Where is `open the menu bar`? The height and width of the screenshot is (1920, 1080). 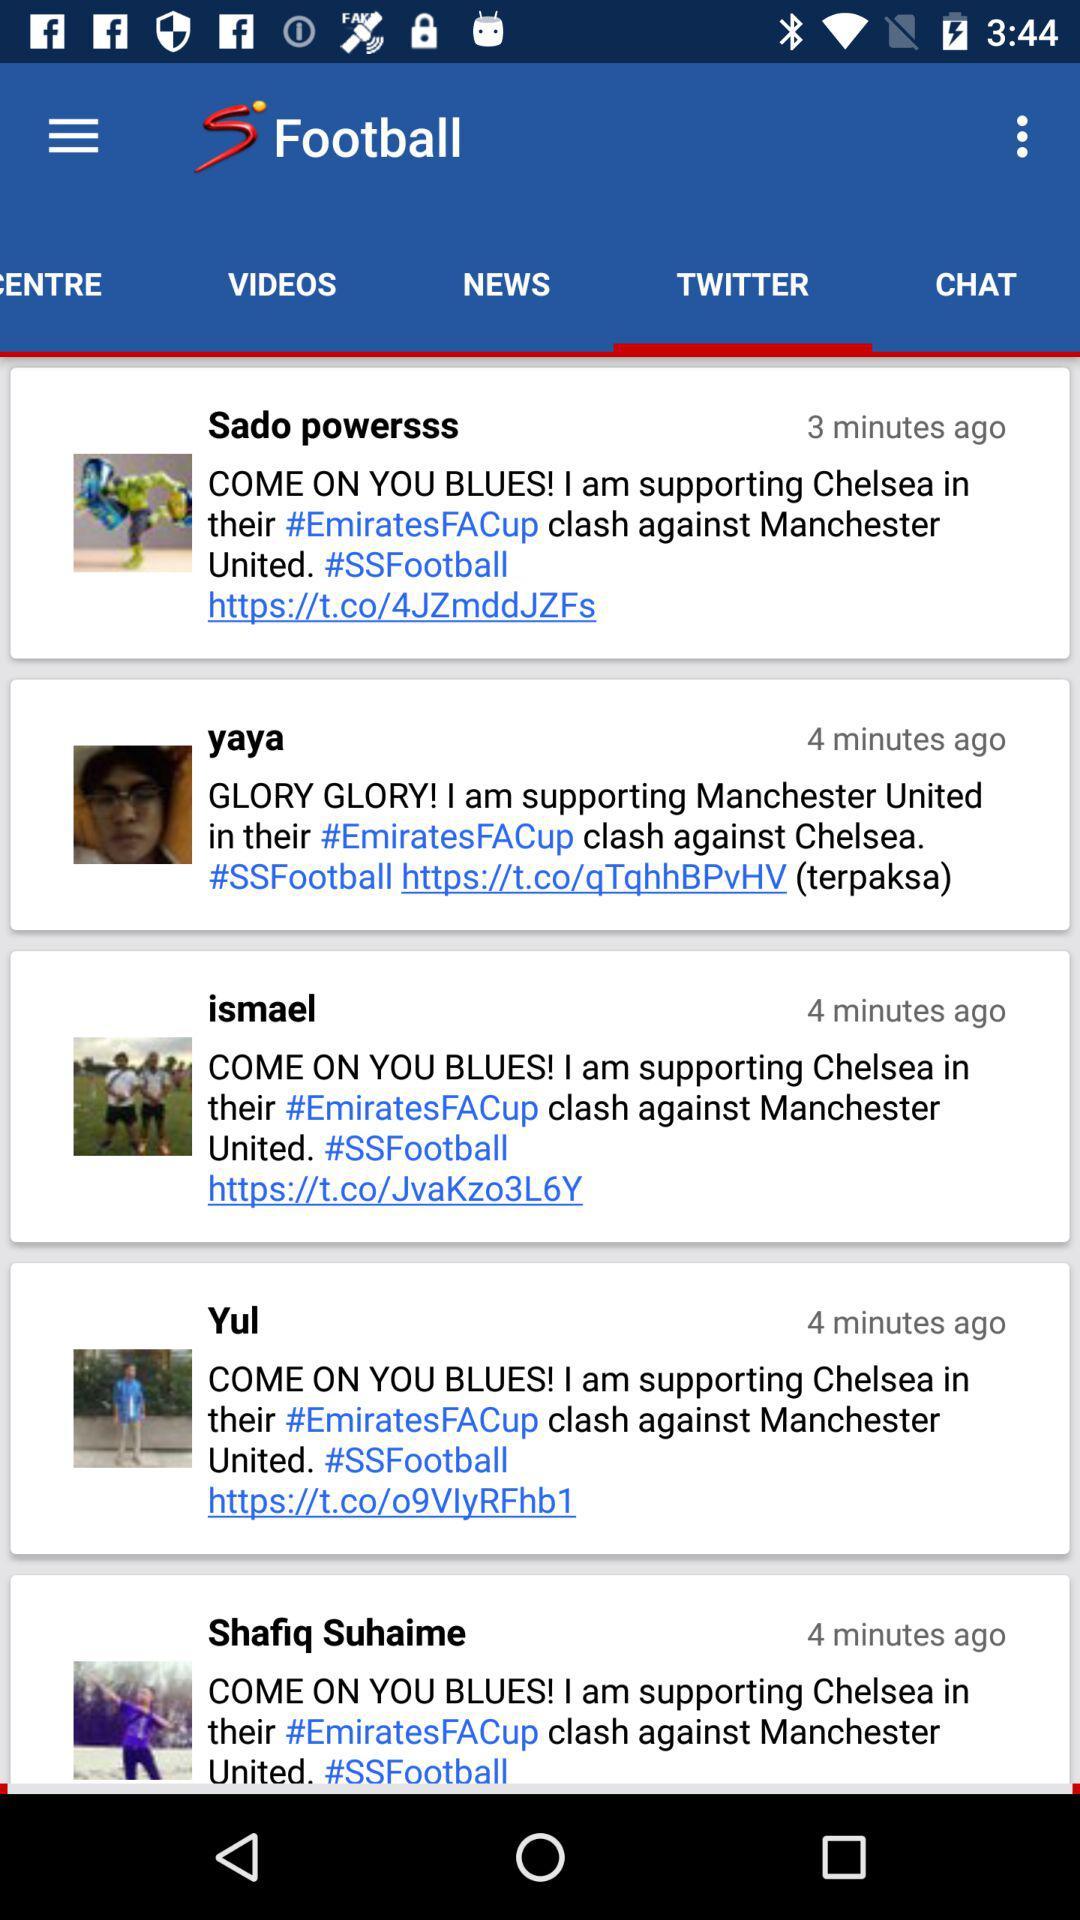 open the menu bar is located at coordinates (72, 135).